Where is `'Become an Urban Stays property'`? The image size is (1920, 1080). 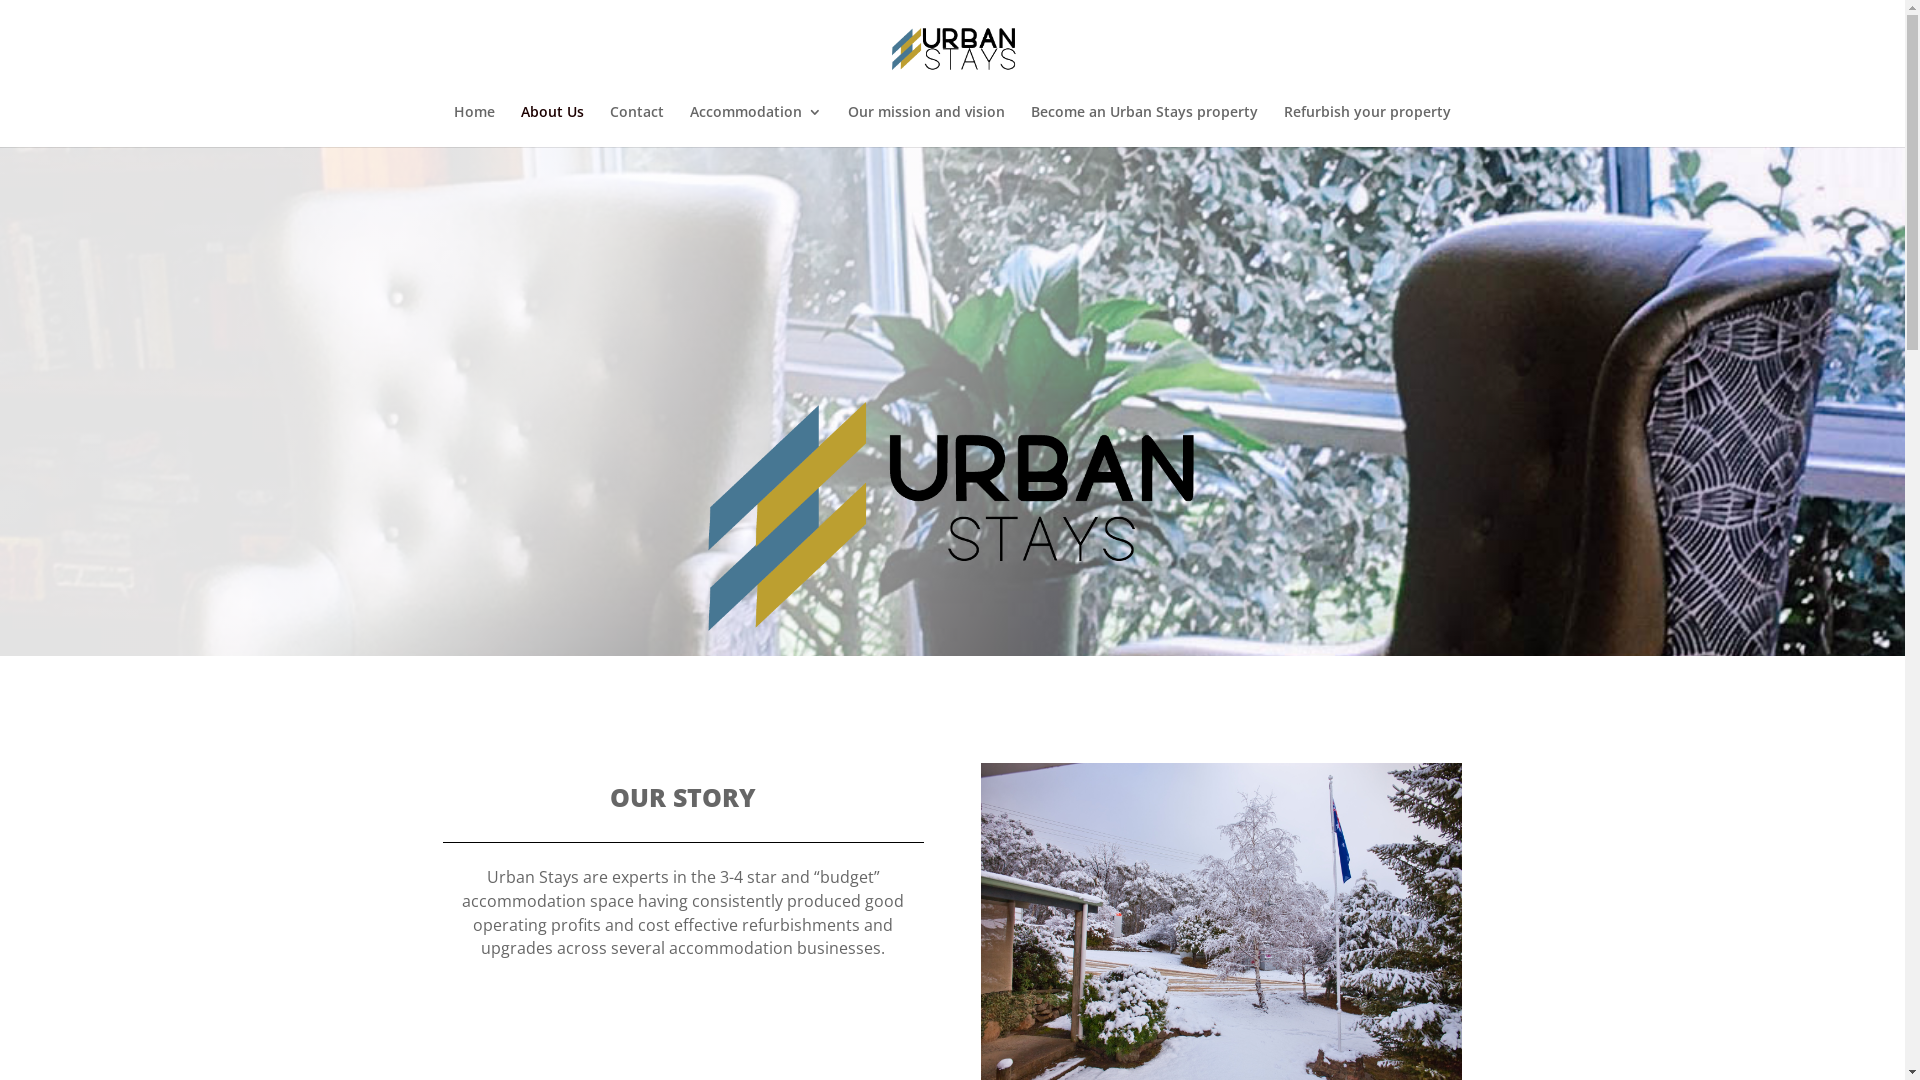 'Become an Urban Stays property' is located at coordinates (1144, 126).